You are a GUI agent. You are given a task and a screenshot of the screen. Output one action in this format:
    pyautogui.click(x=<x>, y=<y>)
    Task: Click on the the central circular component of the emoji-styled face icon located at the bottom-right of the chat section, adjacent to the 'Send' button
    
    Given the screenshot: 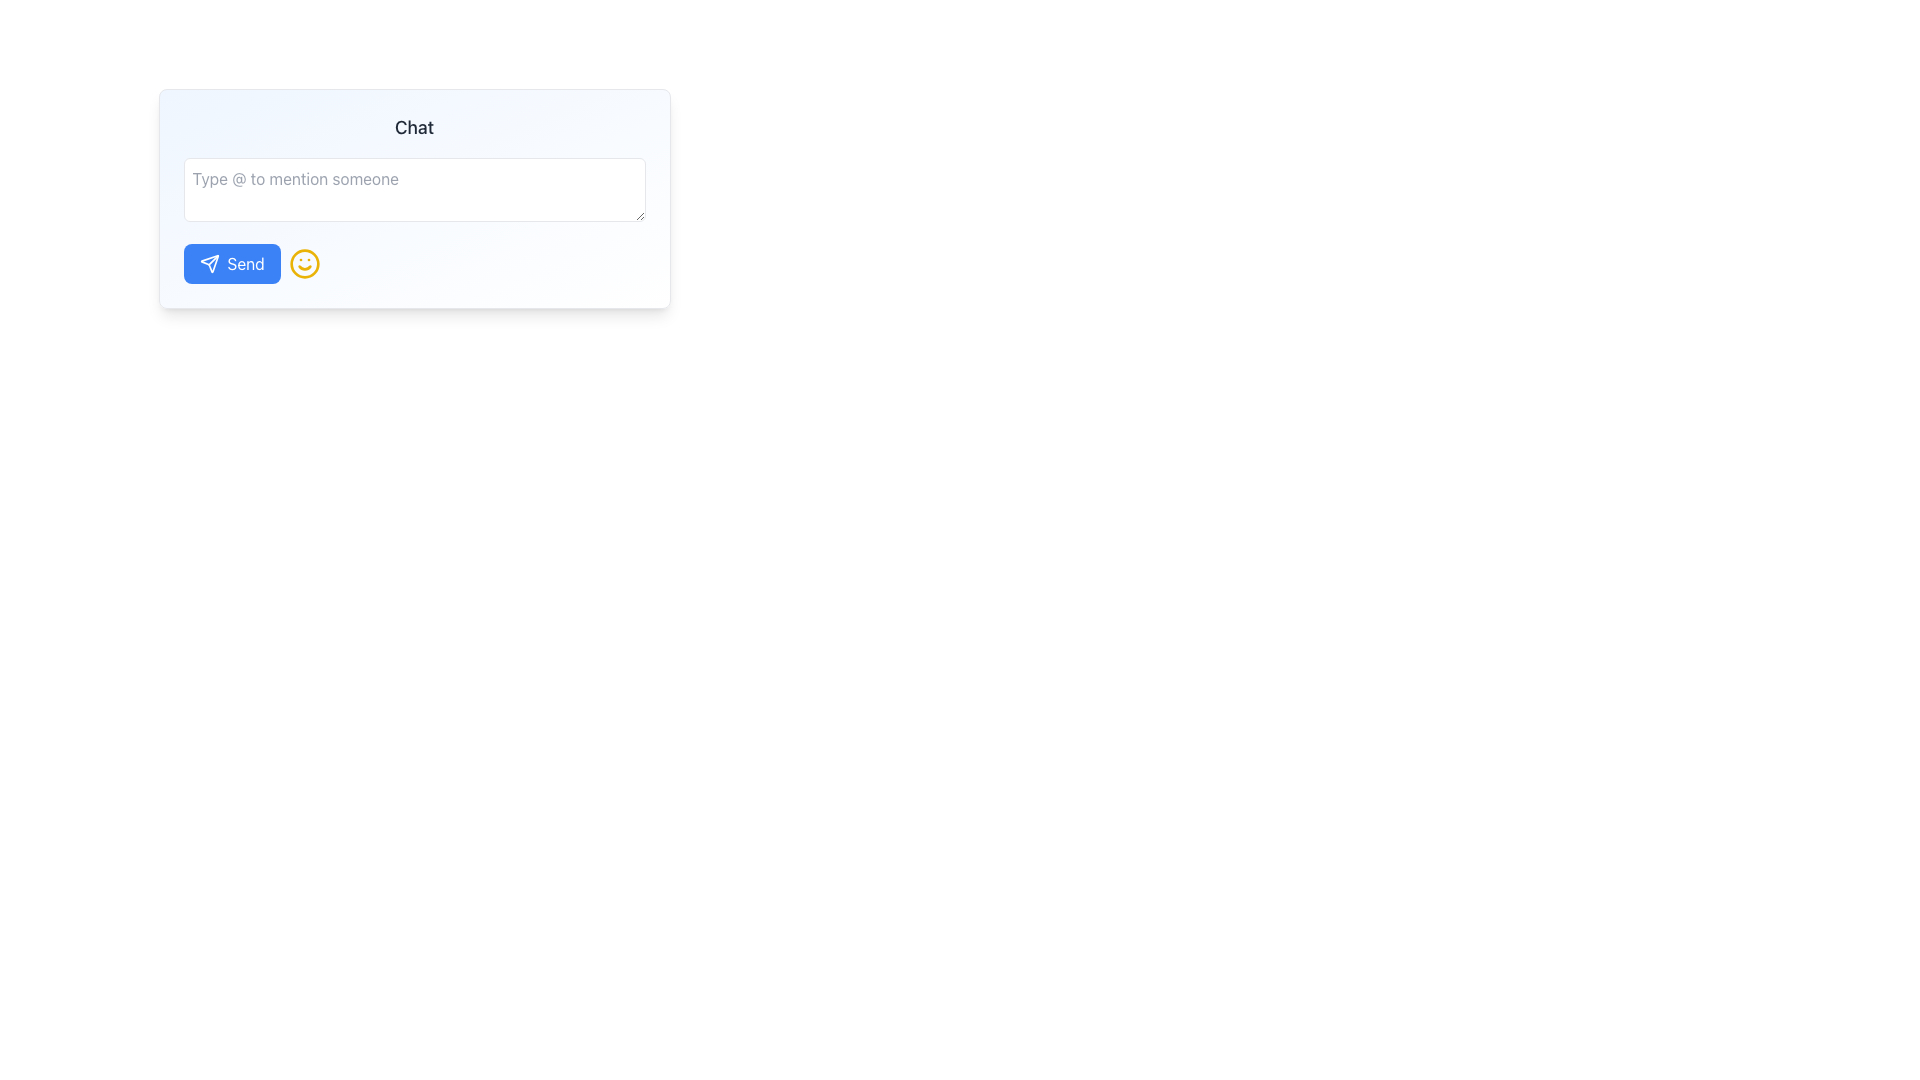 What is the action you would take?
    pyautogui.click(x=303, y=262)
    